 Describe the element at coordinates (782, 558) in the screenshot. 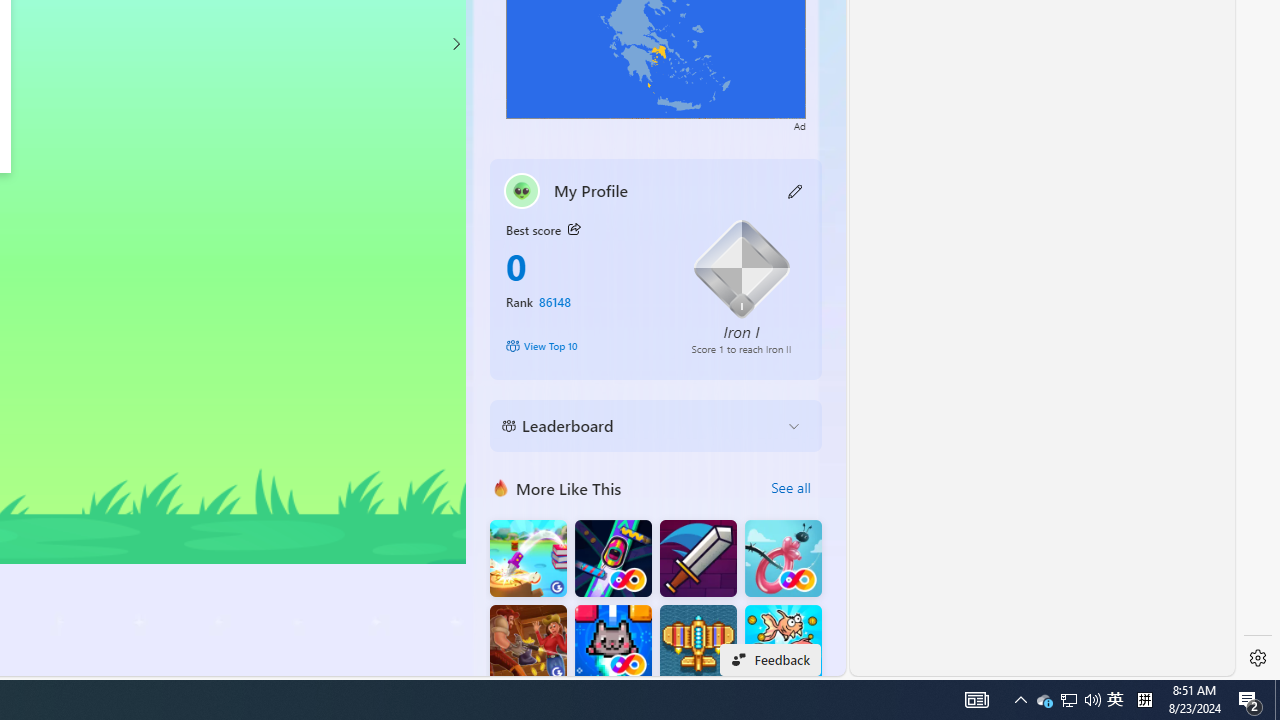

I see `'Balloon FRVR'` at that location.